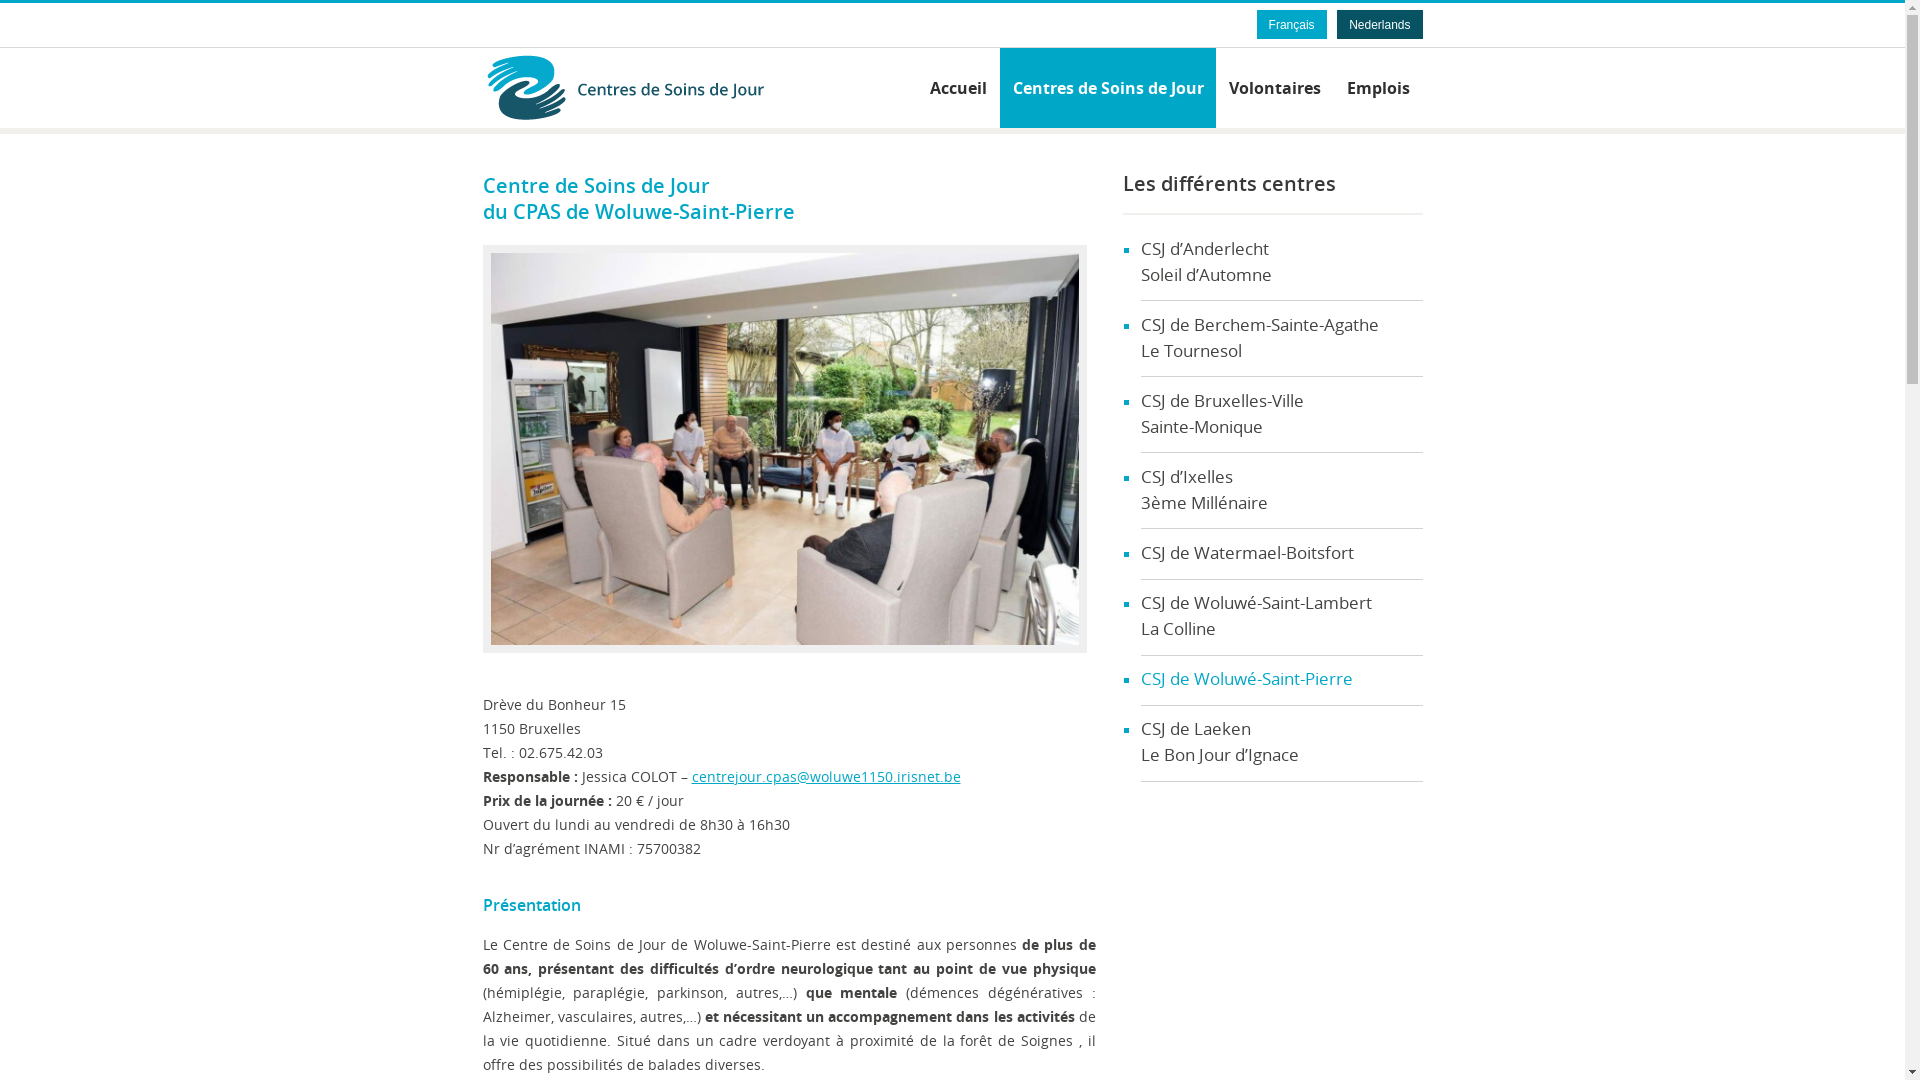  What do you see at coordinates (1140, 338) in the screenshot?
I see `'CSJ de Berchem-Sainte-Agathe` at bounding box center [1140, 338].